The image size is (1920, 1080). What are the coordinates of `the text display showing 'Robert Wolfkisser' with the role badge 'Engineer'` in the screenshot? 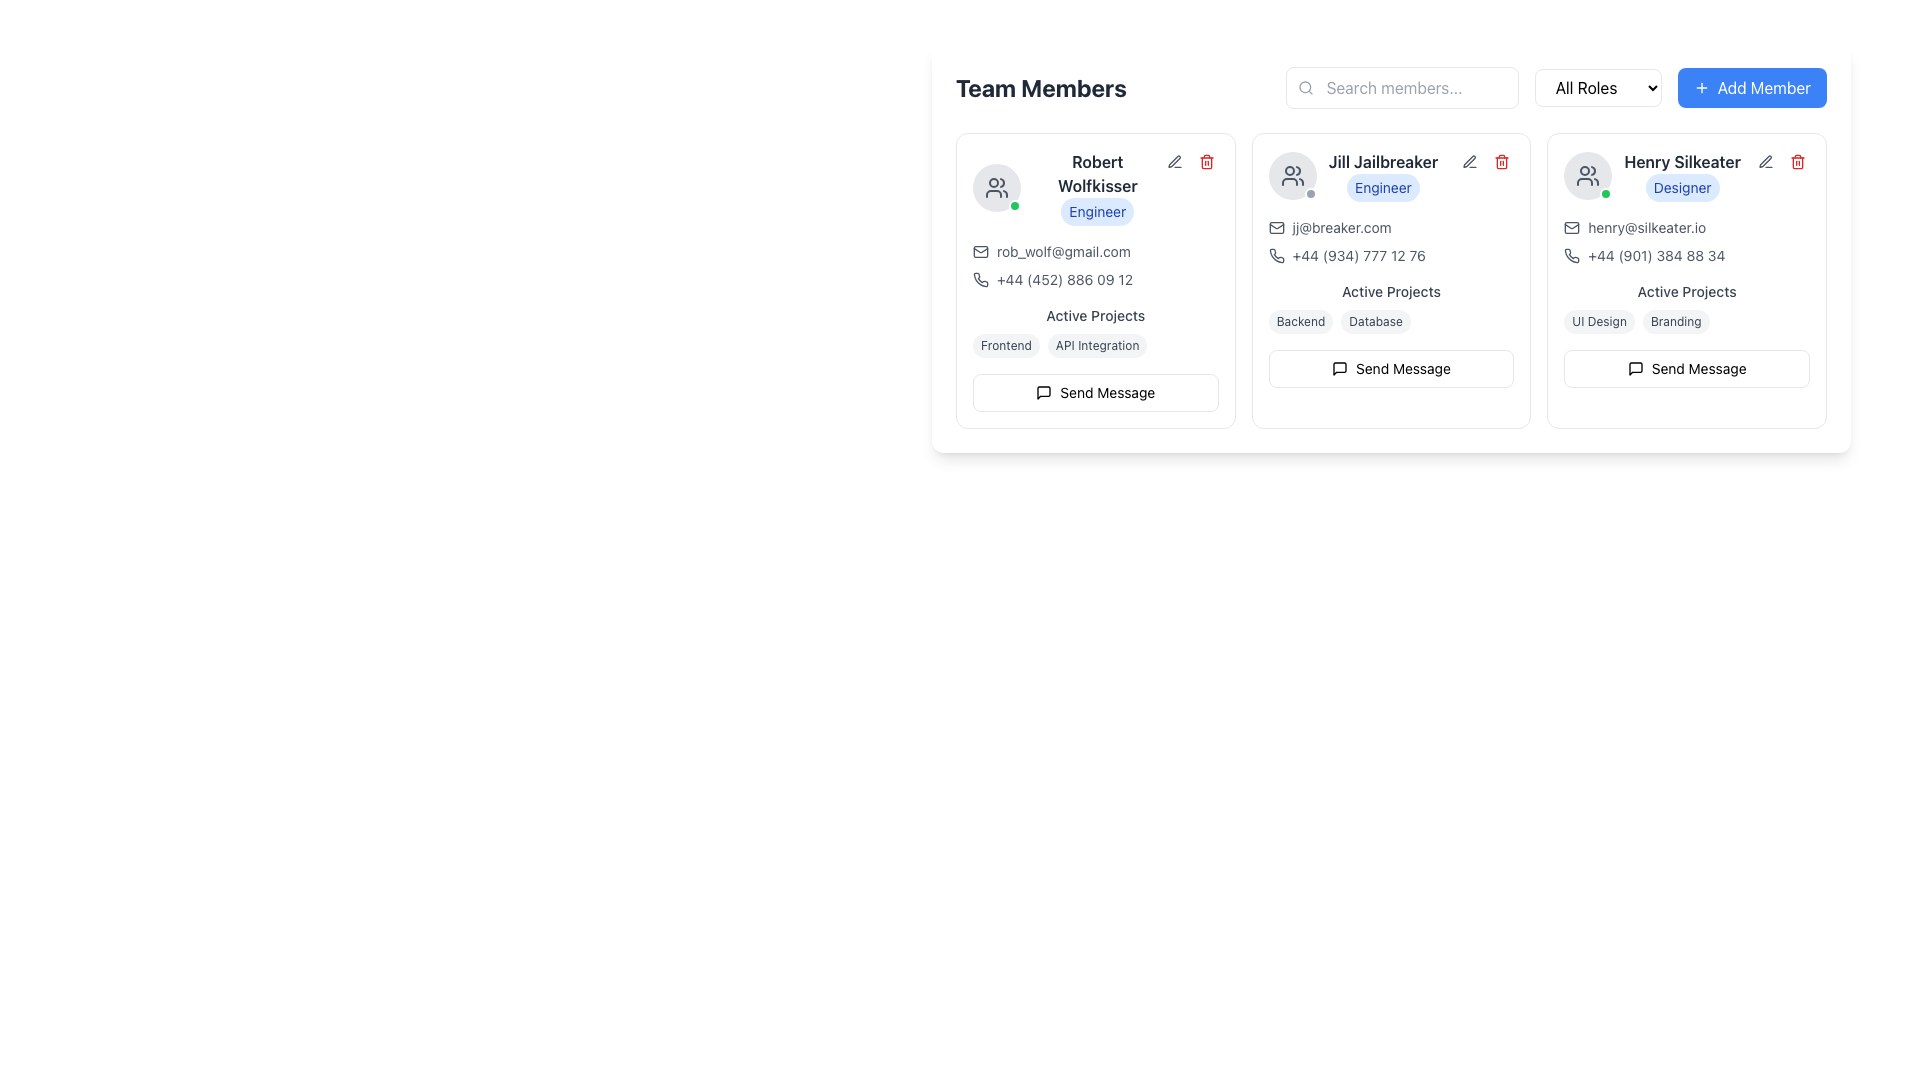 It's located at (1096, 188).